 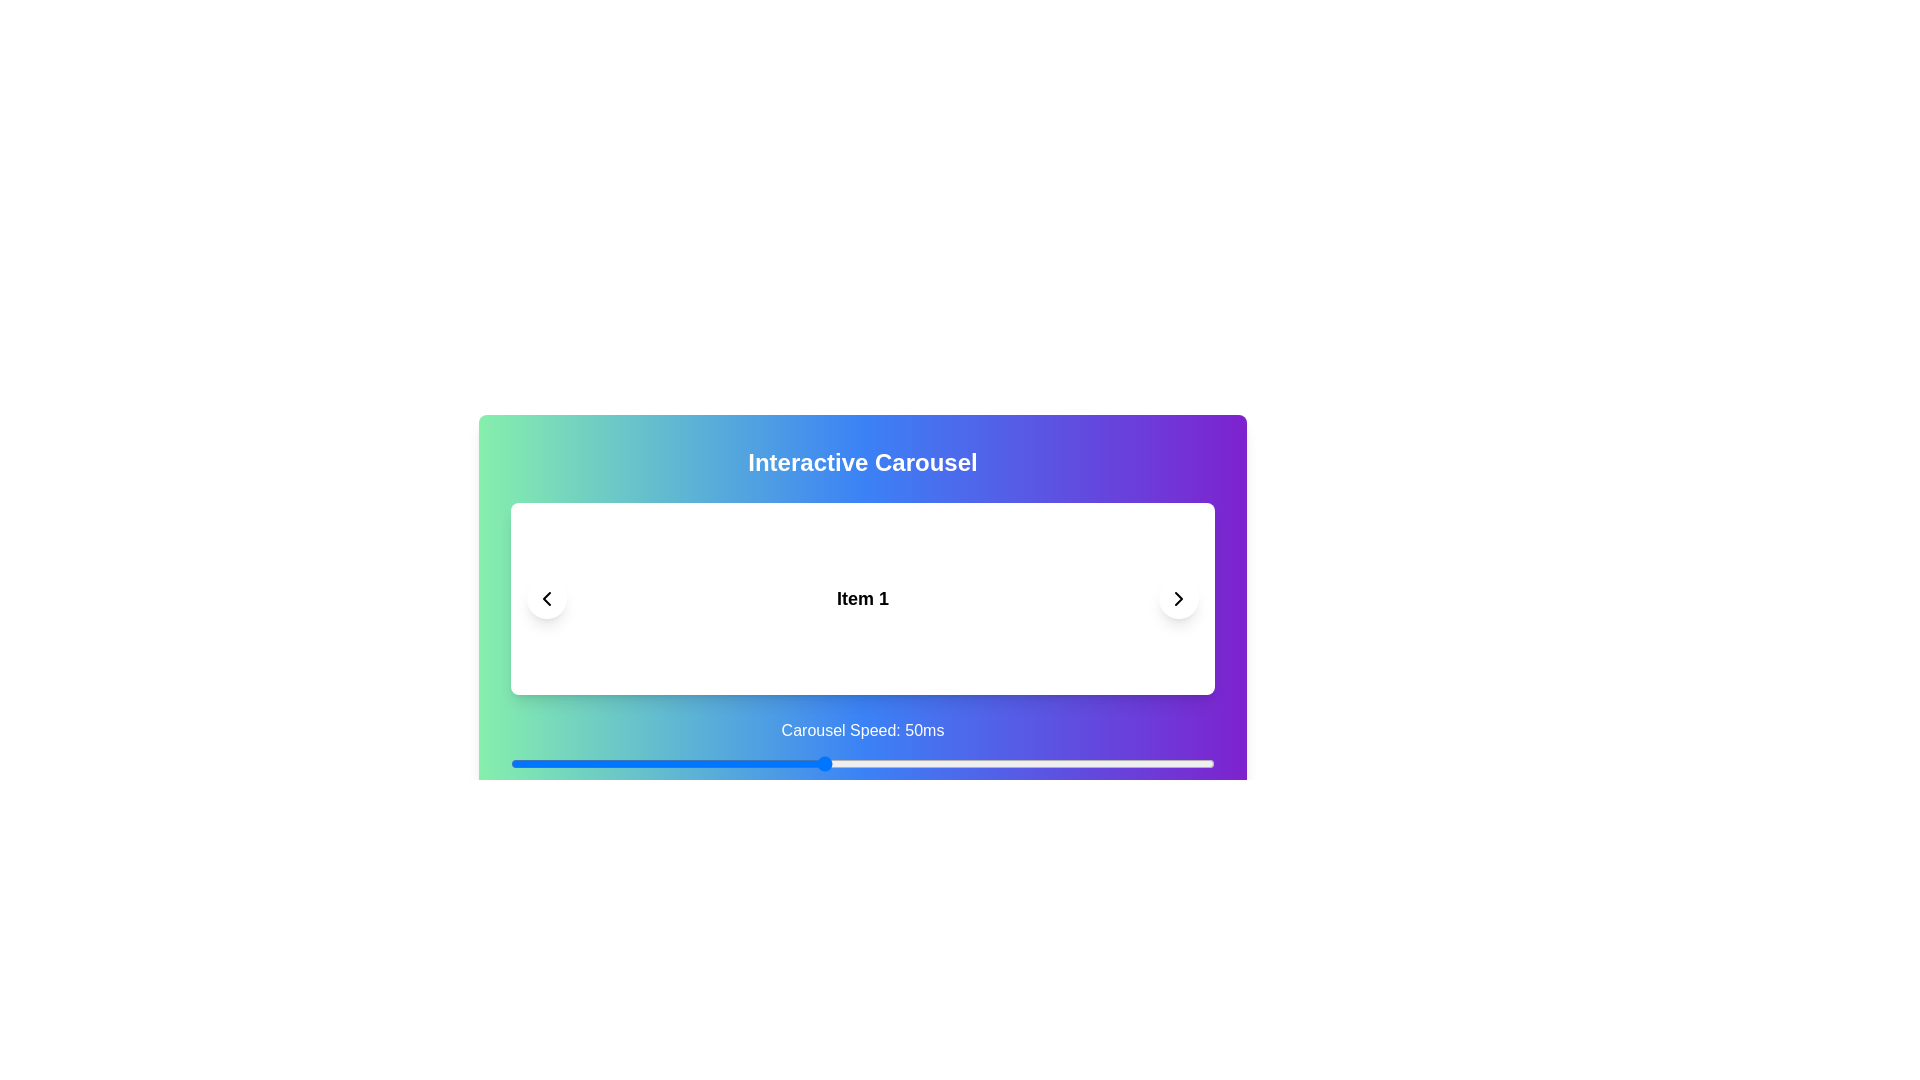 What do you see at coordinates (1206, 763) in the screenshot?
I see `the carousel speed to 99 ms using the slider` at bounding box center [1206, 763].